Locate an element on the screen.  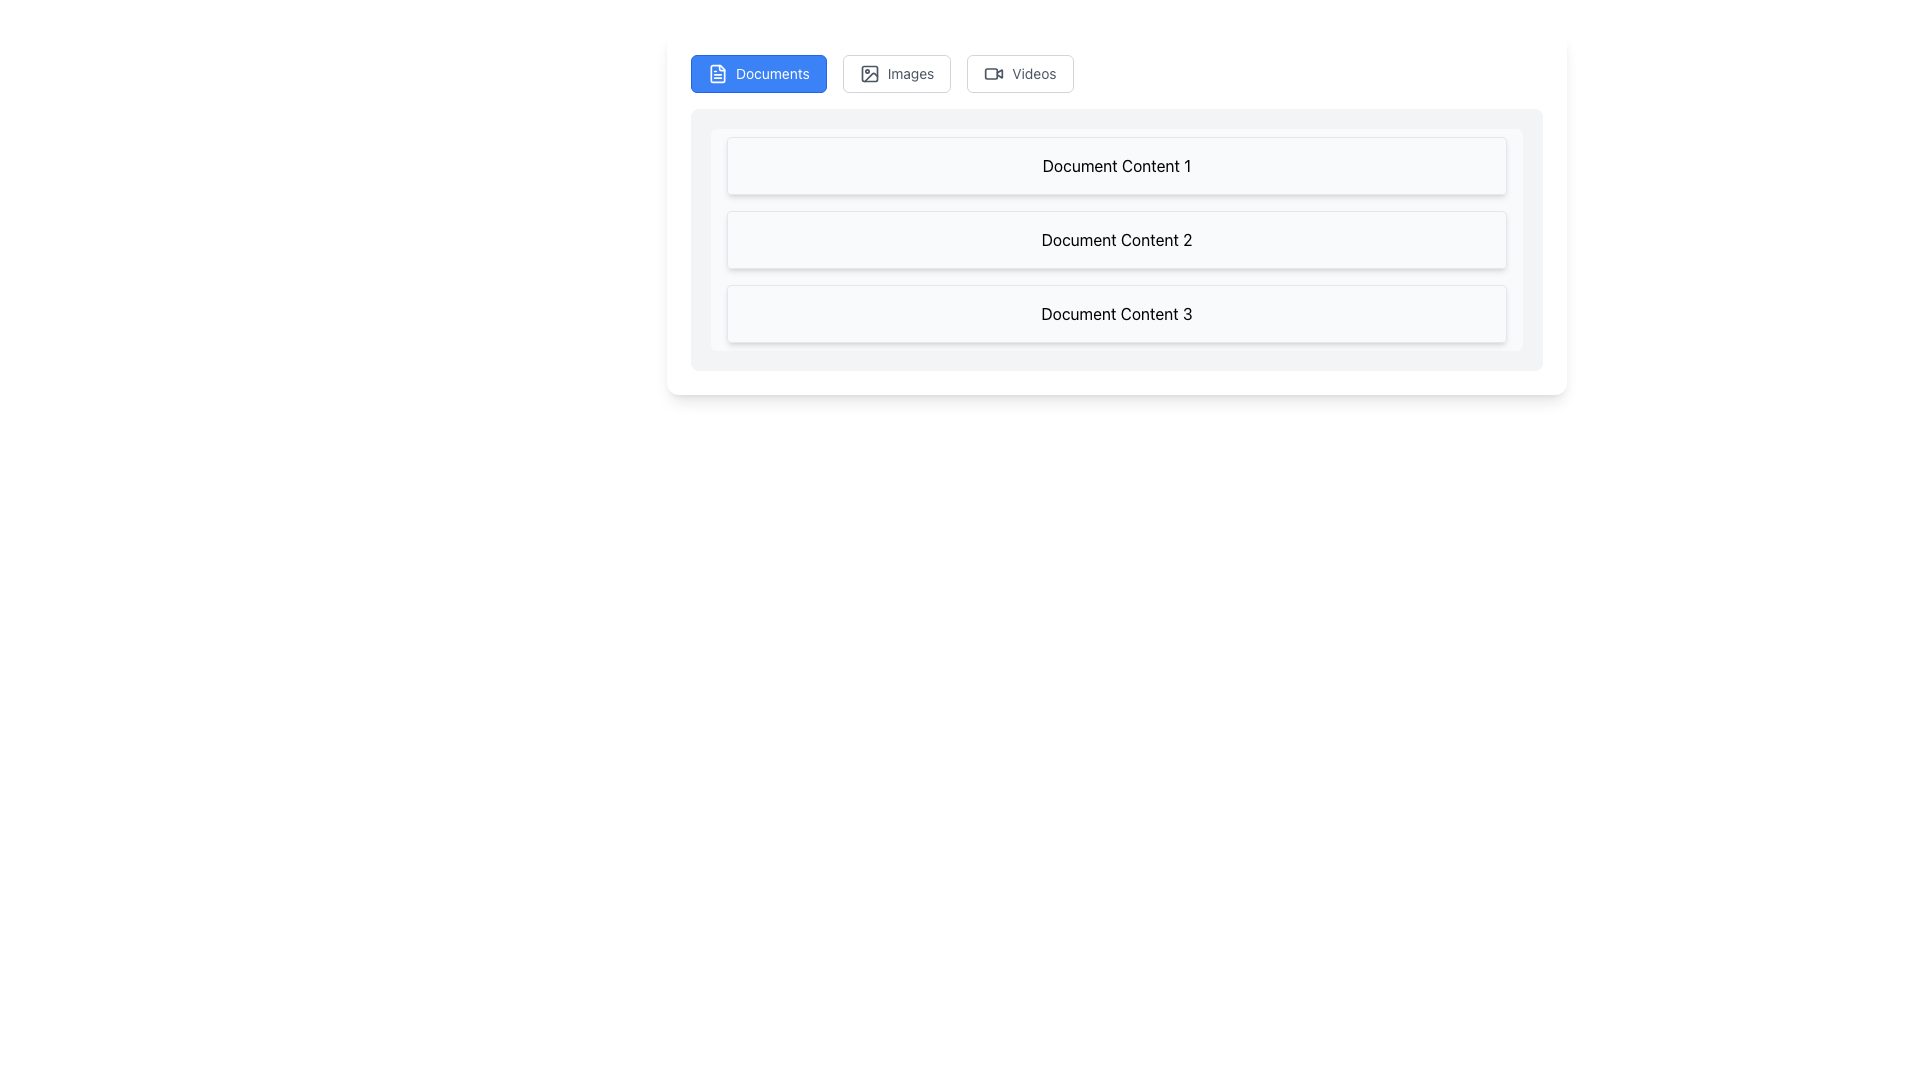
the rectangle with rounded corners that forms part of the video icon located under the 'Videos' tab in the navigation section is located at coordinates (991, 72).